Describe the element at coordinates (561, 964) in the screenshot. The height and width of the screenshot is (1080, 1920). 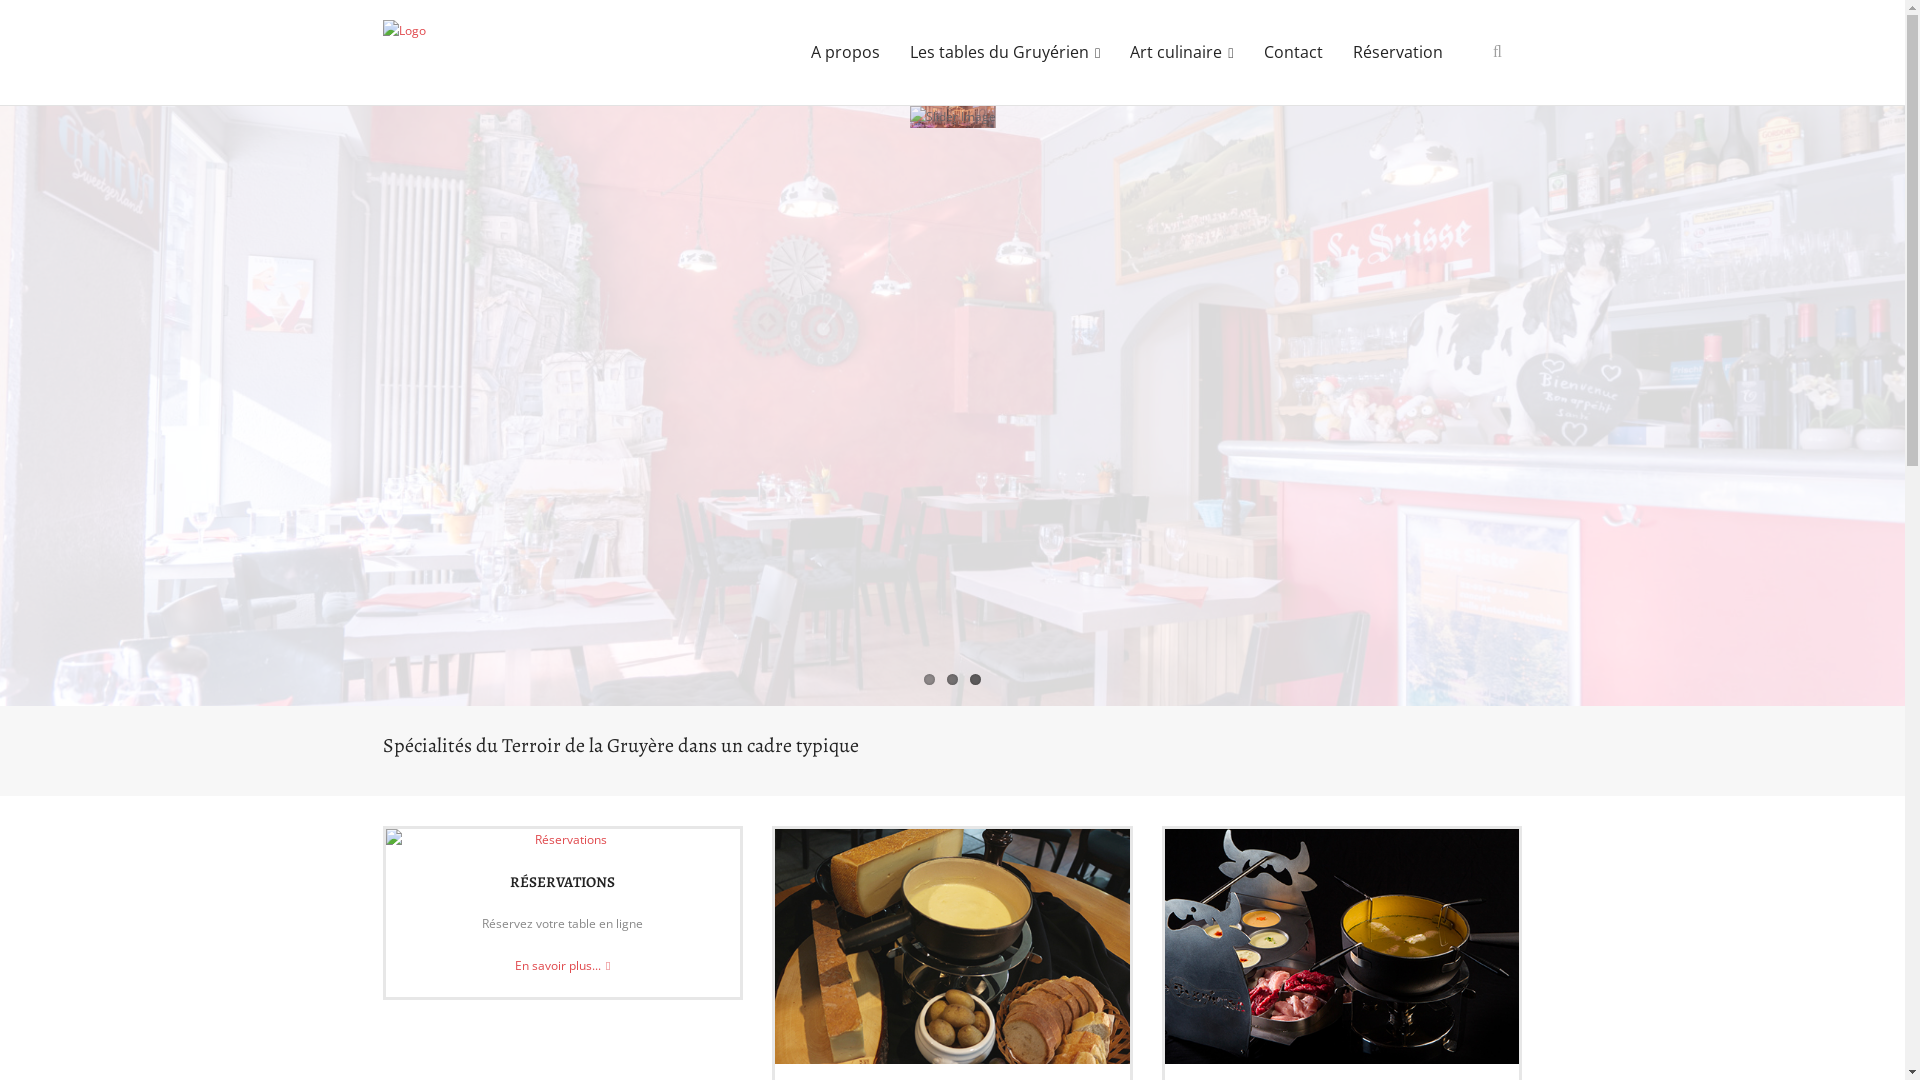
I see `'En savoir plus...'` at that location.